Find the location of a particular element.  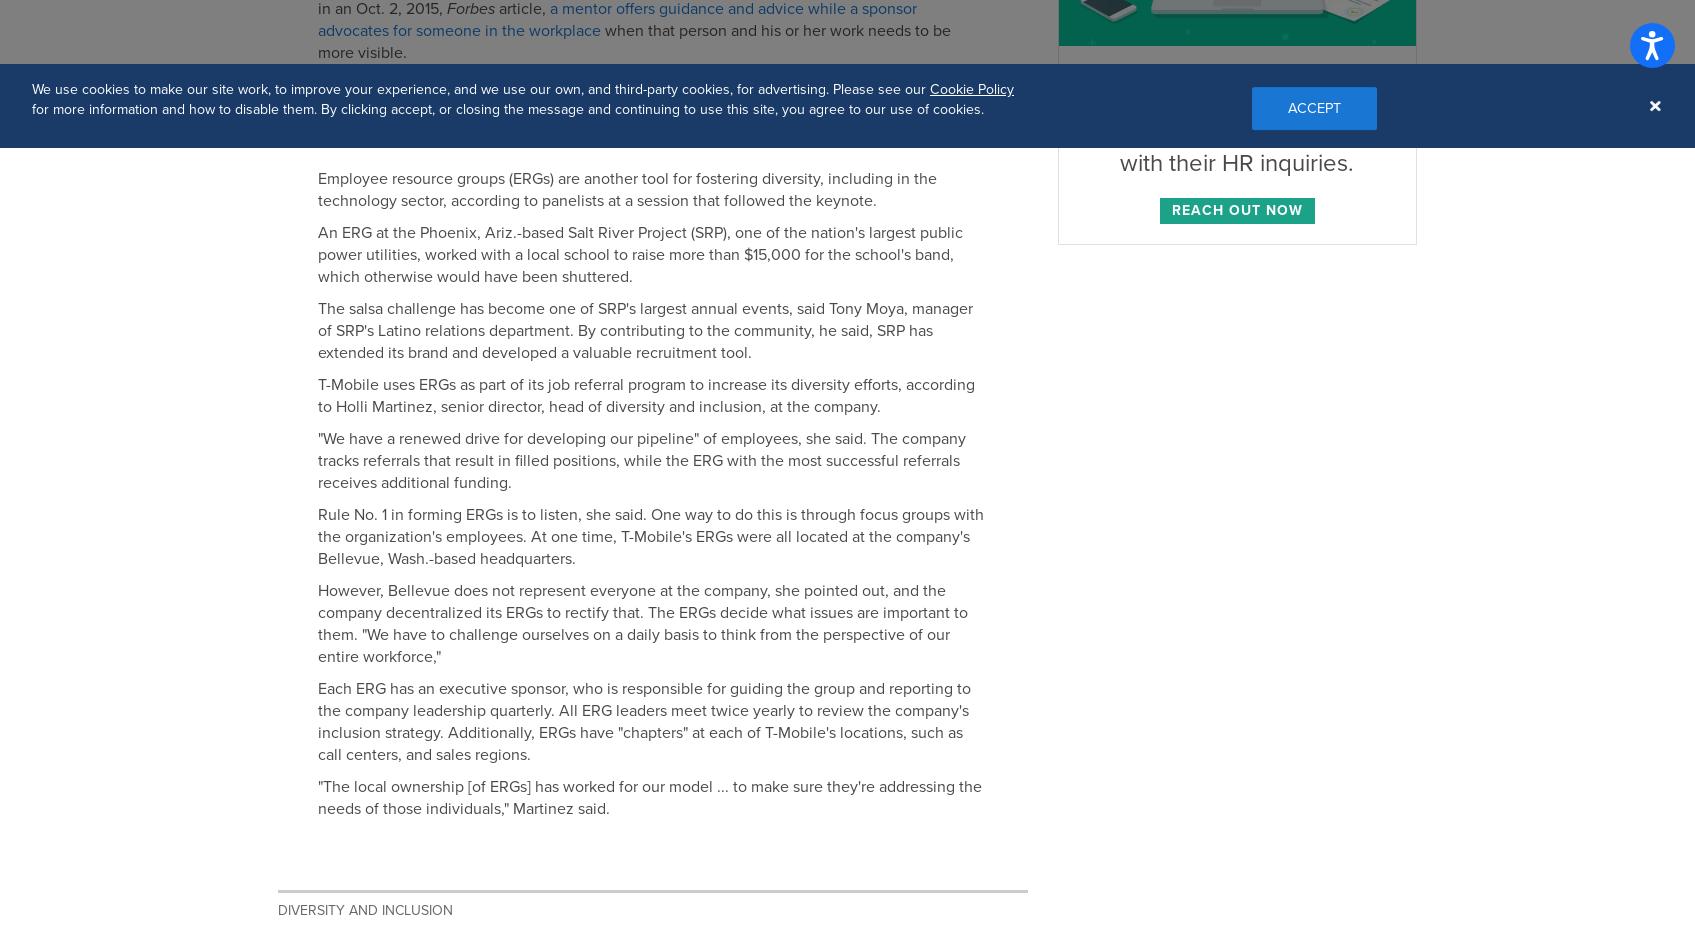

'Employee resource groups (ERGs) are another tool for fostering diversity, including in the technology sector, according to panelists at a session that followed the keynote.' is located at coordinates (625, 189).